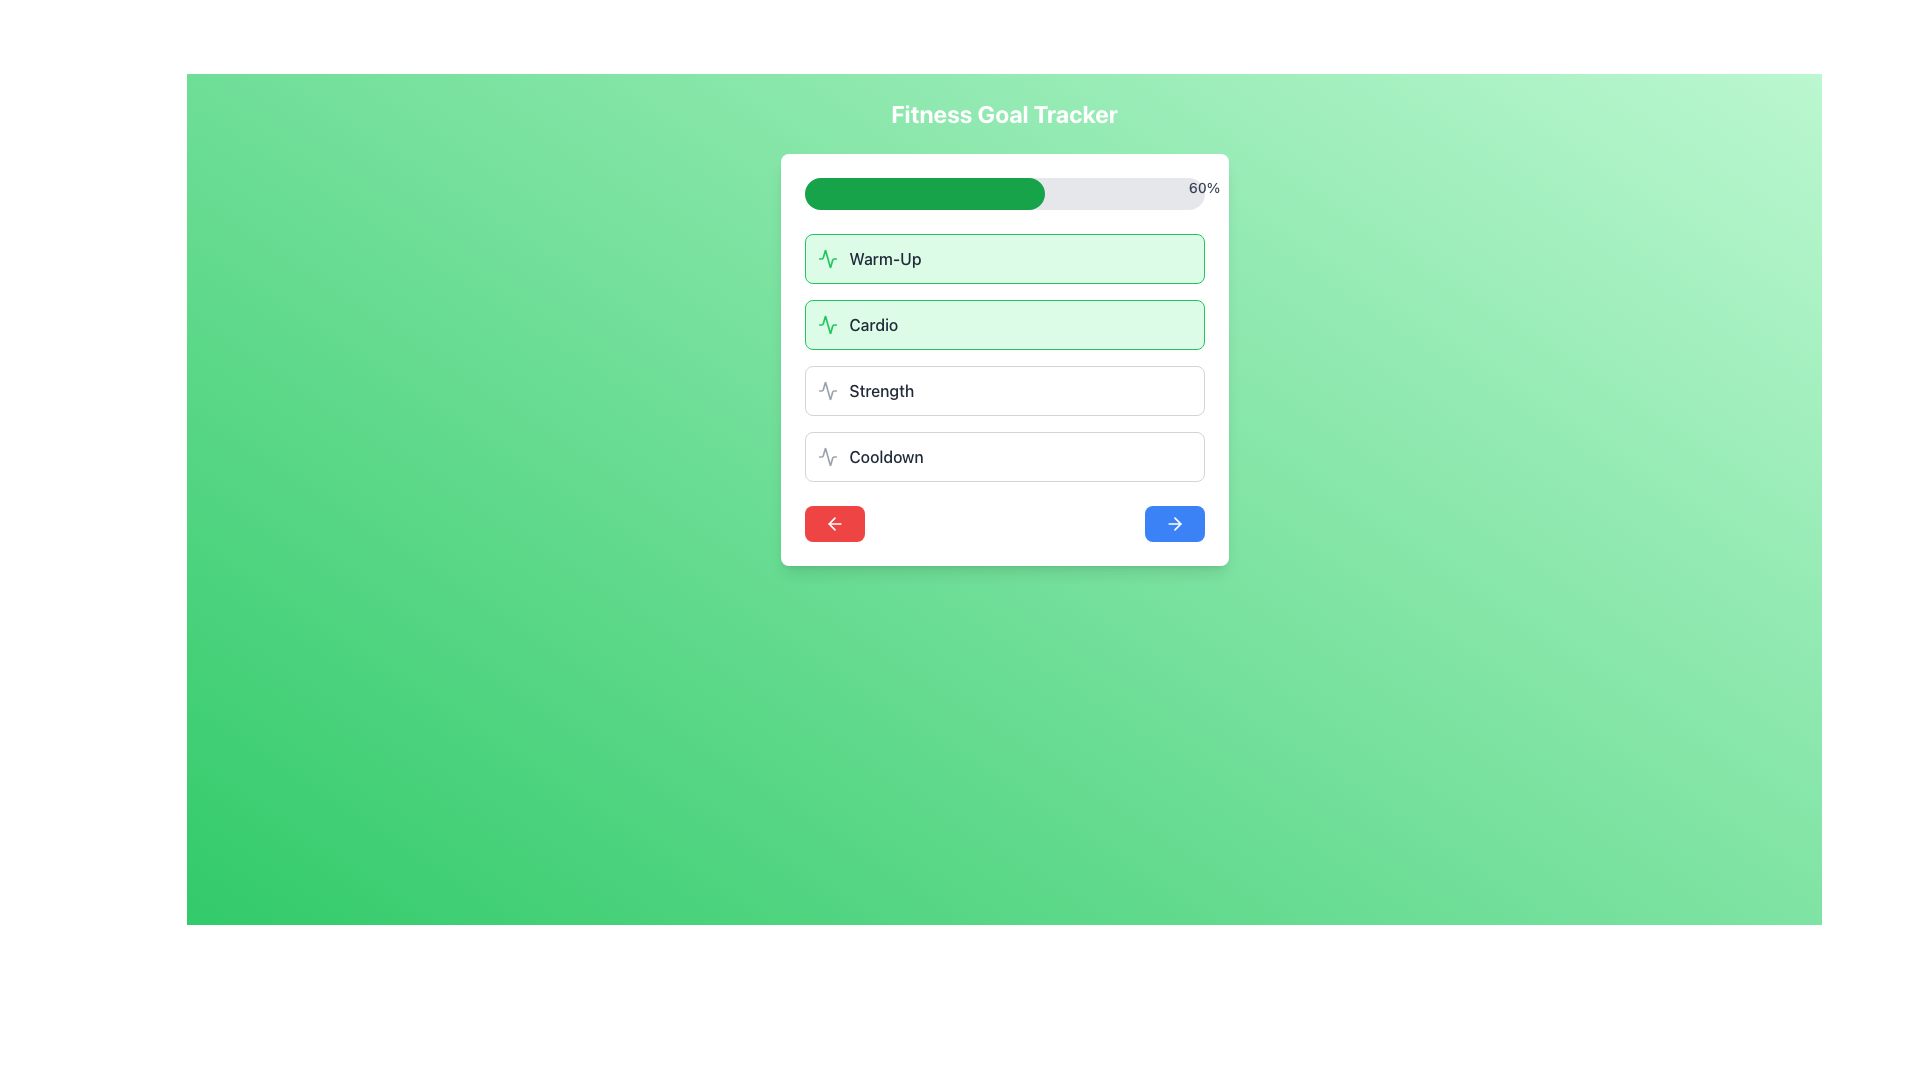 The height and width of the screenshot is (1080, 1920). I want to click on the SVG graphic icon that visually resembles a wave or zig-zag line, located to the left of the 'Strength' label in the list of items including 'Warm-Up,' 'Cardio,' 'Strength,' and 'Cooldown.', so click(827, 390).